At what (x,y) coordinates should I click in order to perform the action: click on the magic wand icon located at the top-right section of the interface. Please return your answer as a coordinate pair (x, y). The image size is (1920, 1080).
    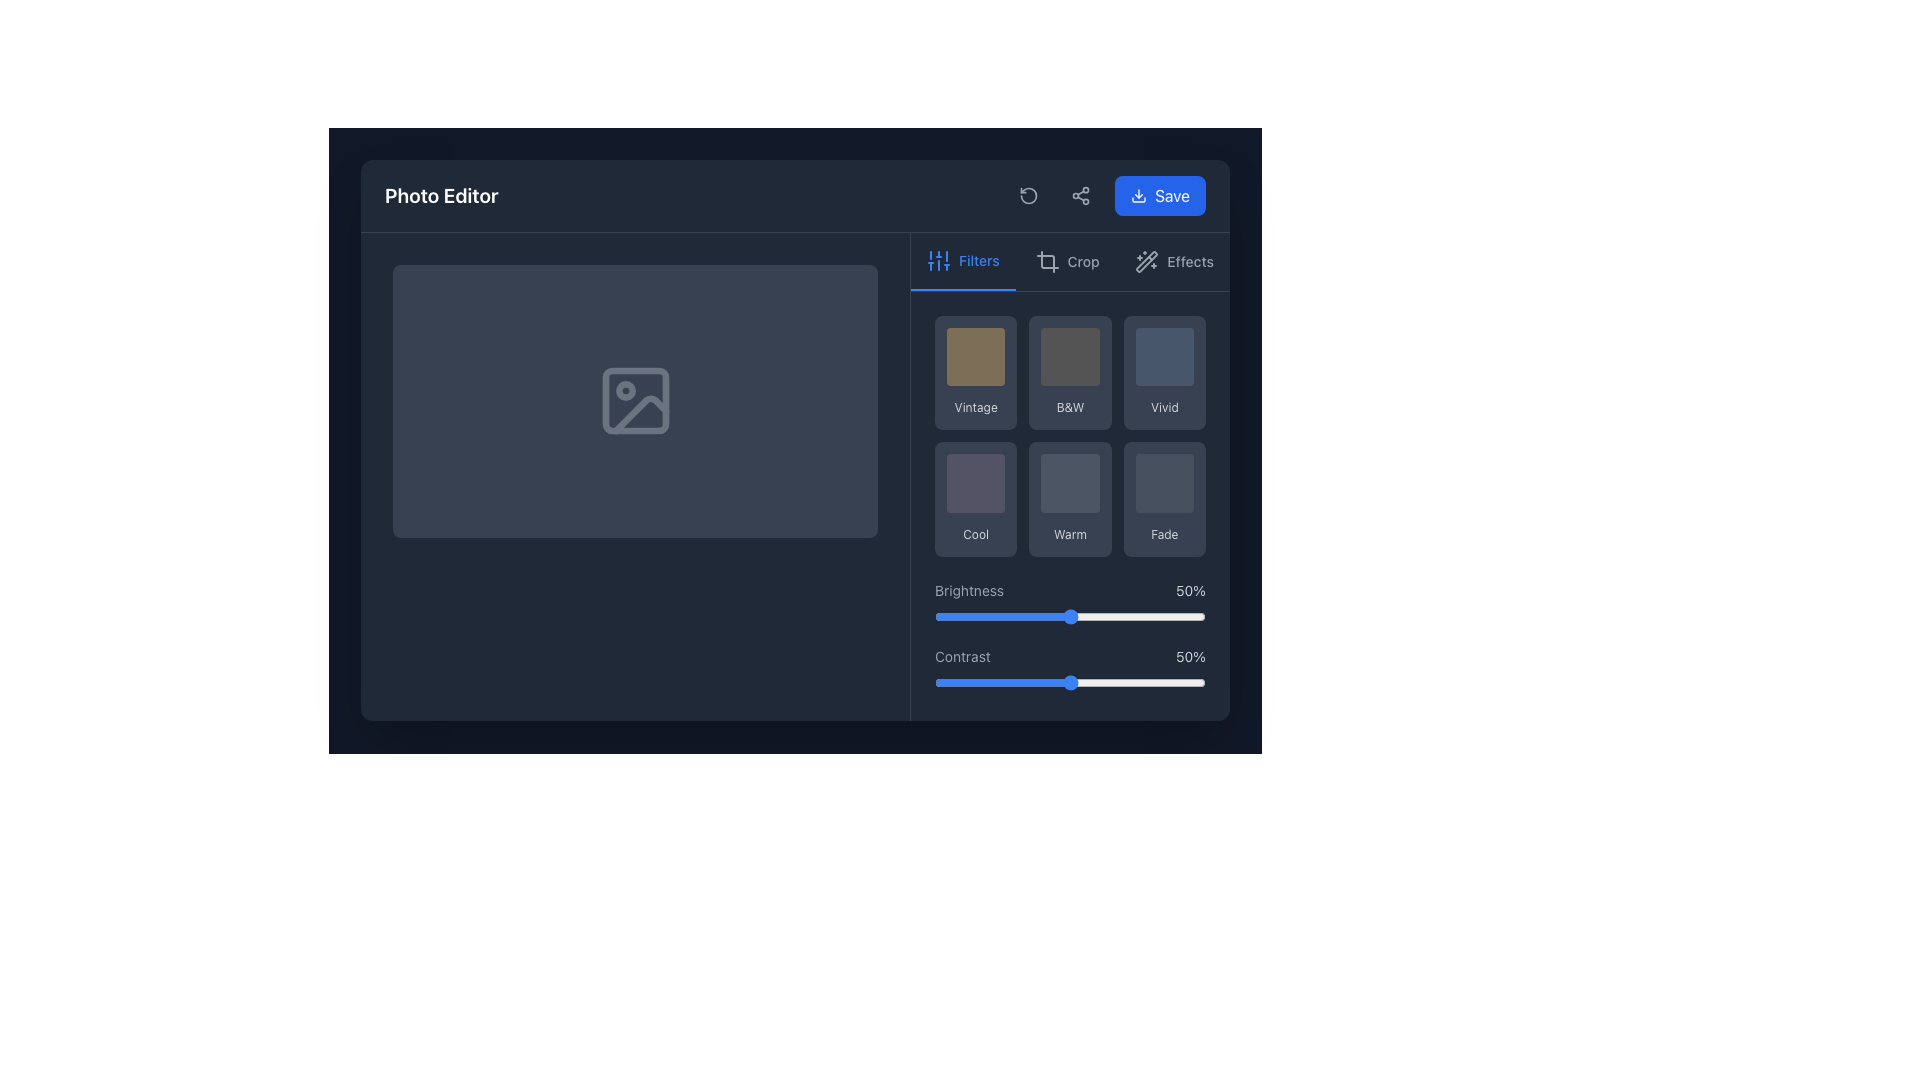
    Looking at the image, I should click on (1147, 261).